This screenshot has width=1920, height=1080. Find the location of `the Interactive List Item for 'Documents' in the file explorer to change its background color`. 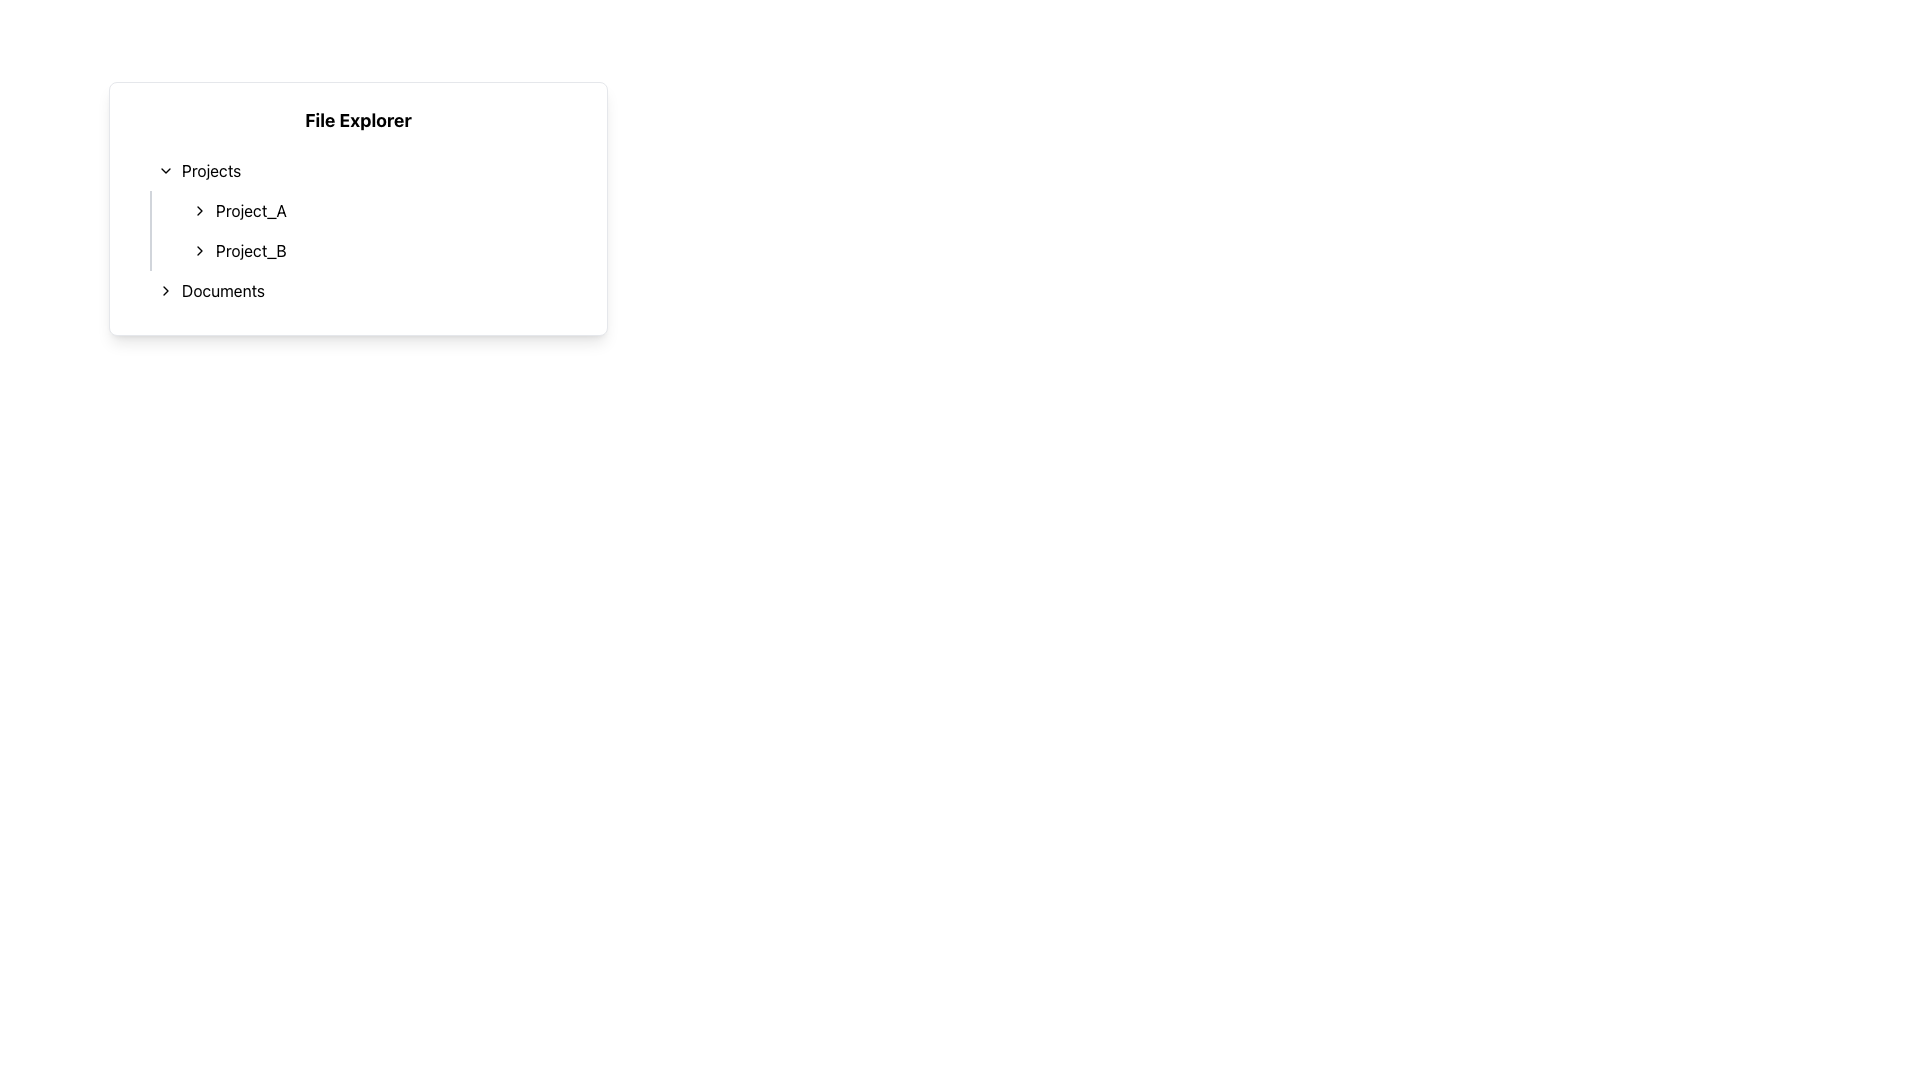

the Interactive List Item for 'Documents' in the file explorer to change its background color is located at coordinates (366, 290).